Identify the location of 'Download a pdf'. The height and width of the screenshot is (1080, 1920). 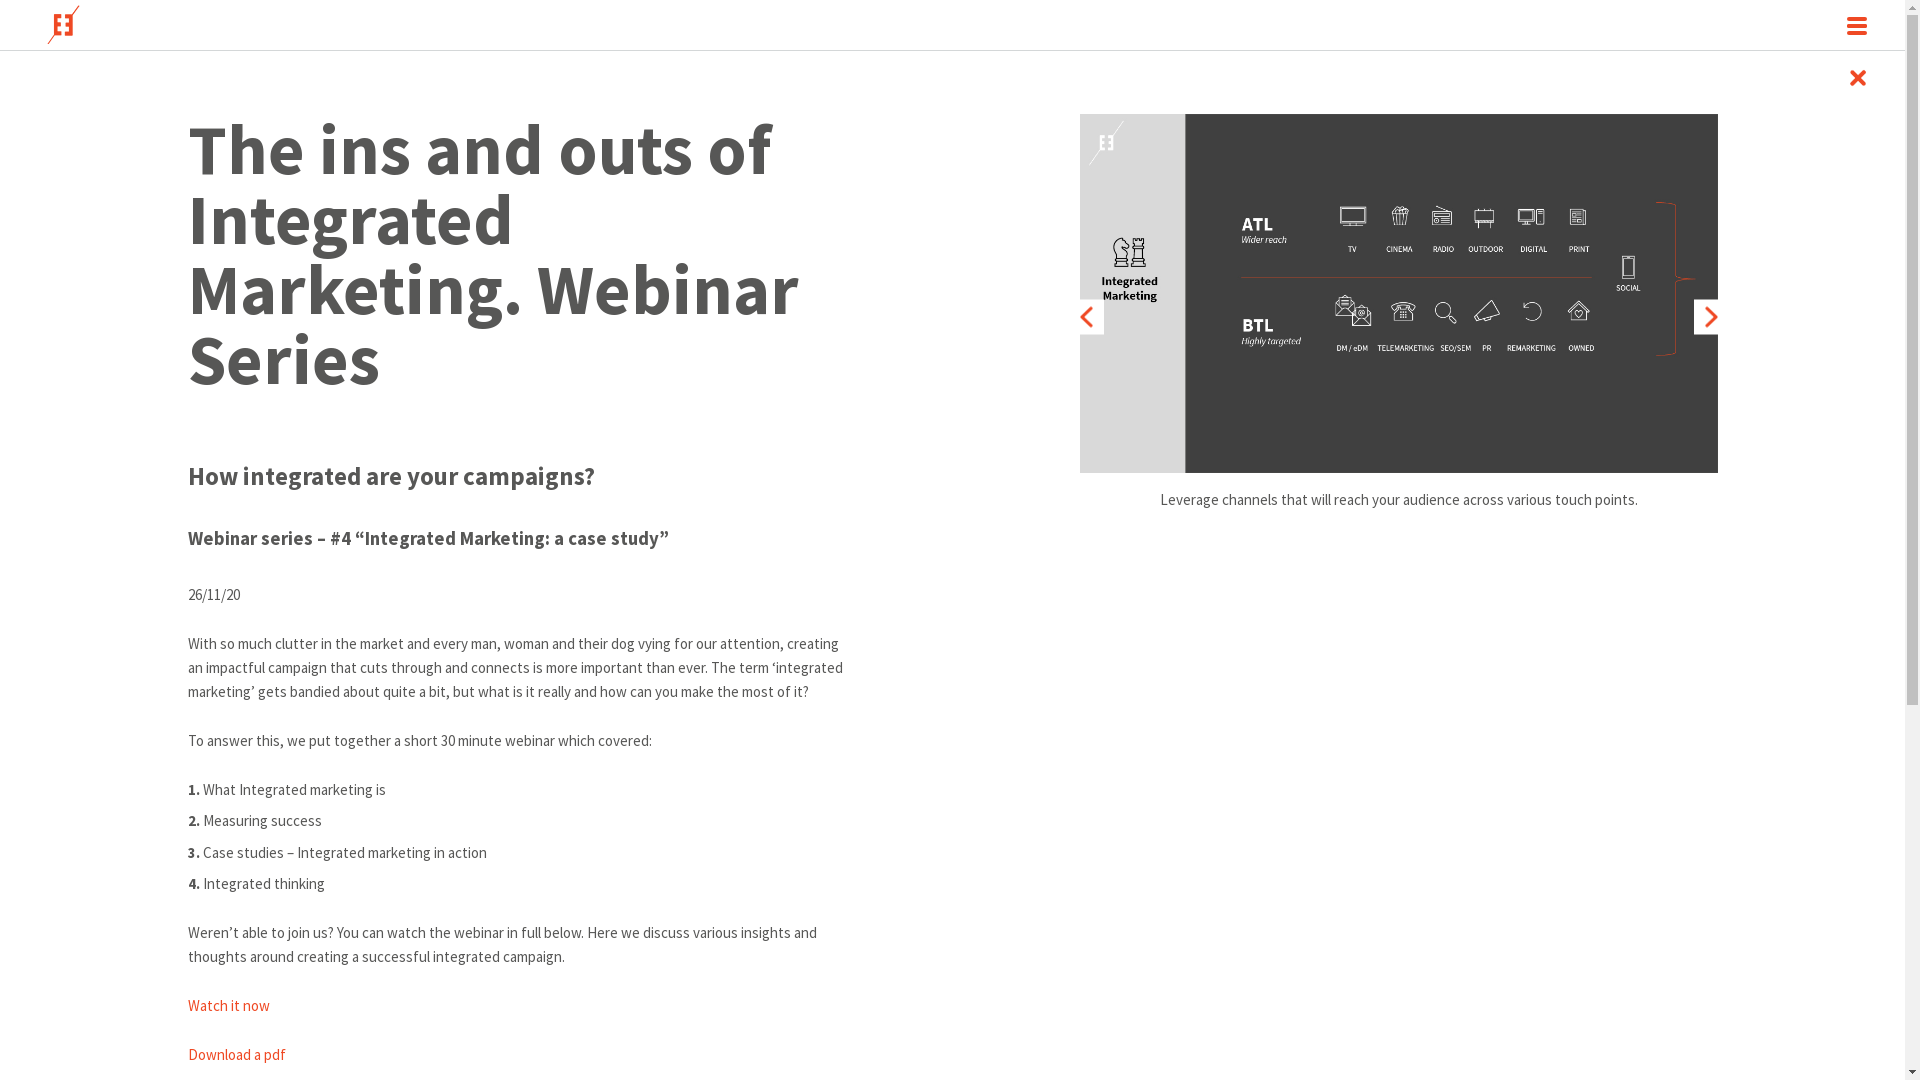
(187, 1053).